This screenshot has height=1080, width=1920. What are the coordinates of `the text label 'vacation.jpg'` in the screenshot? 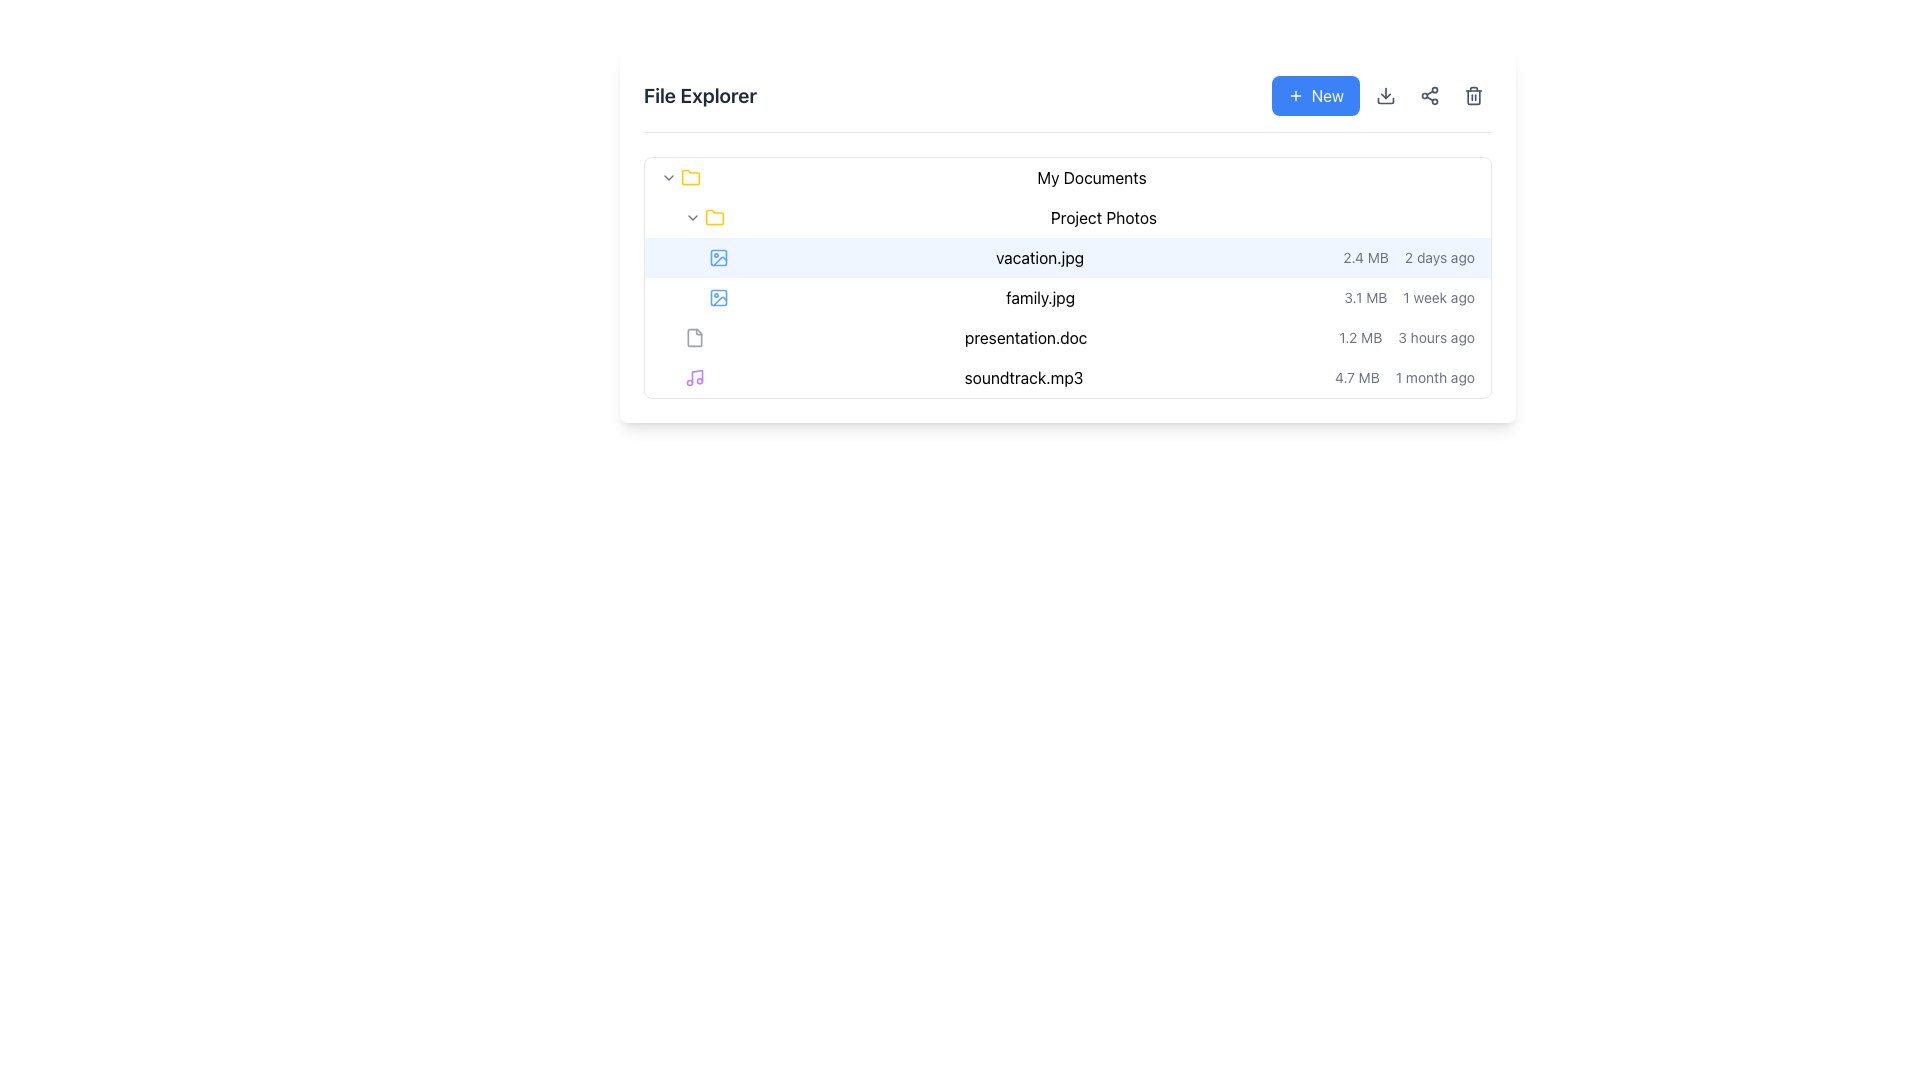 It's located at (1040, 257).